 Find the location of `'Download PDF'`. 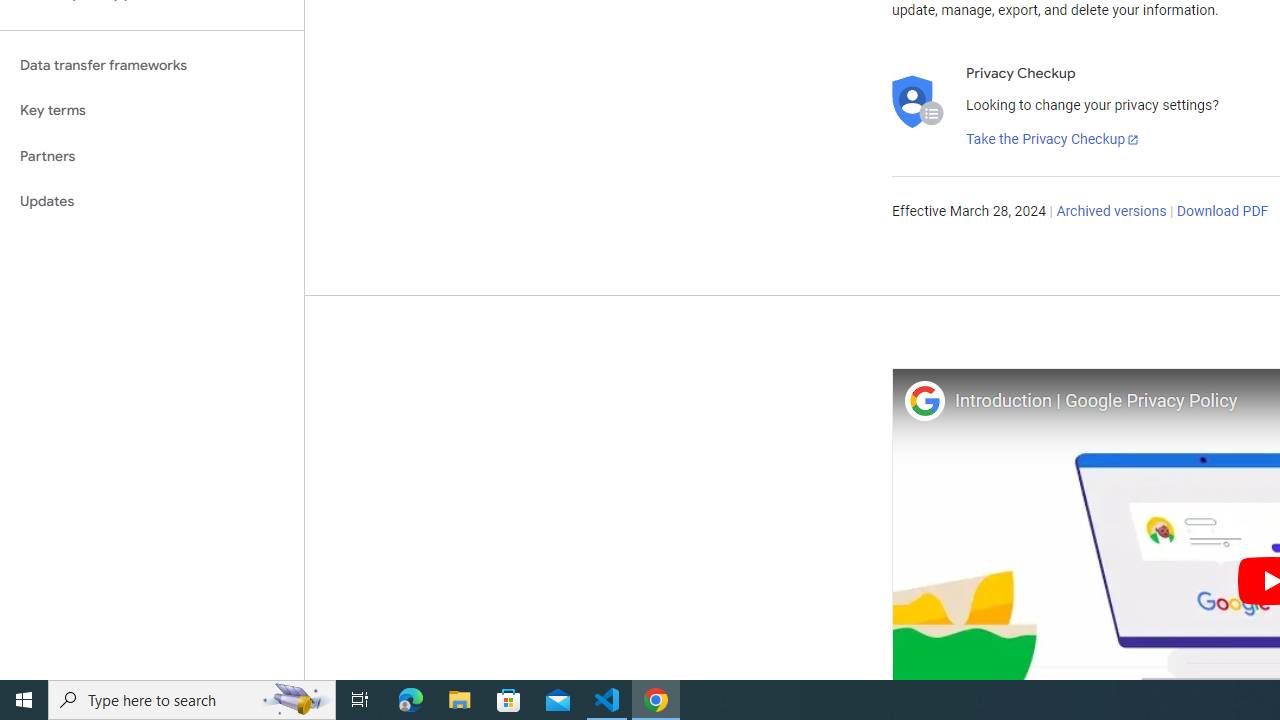

'Download PDF' is located at coordinates (1221, 212).